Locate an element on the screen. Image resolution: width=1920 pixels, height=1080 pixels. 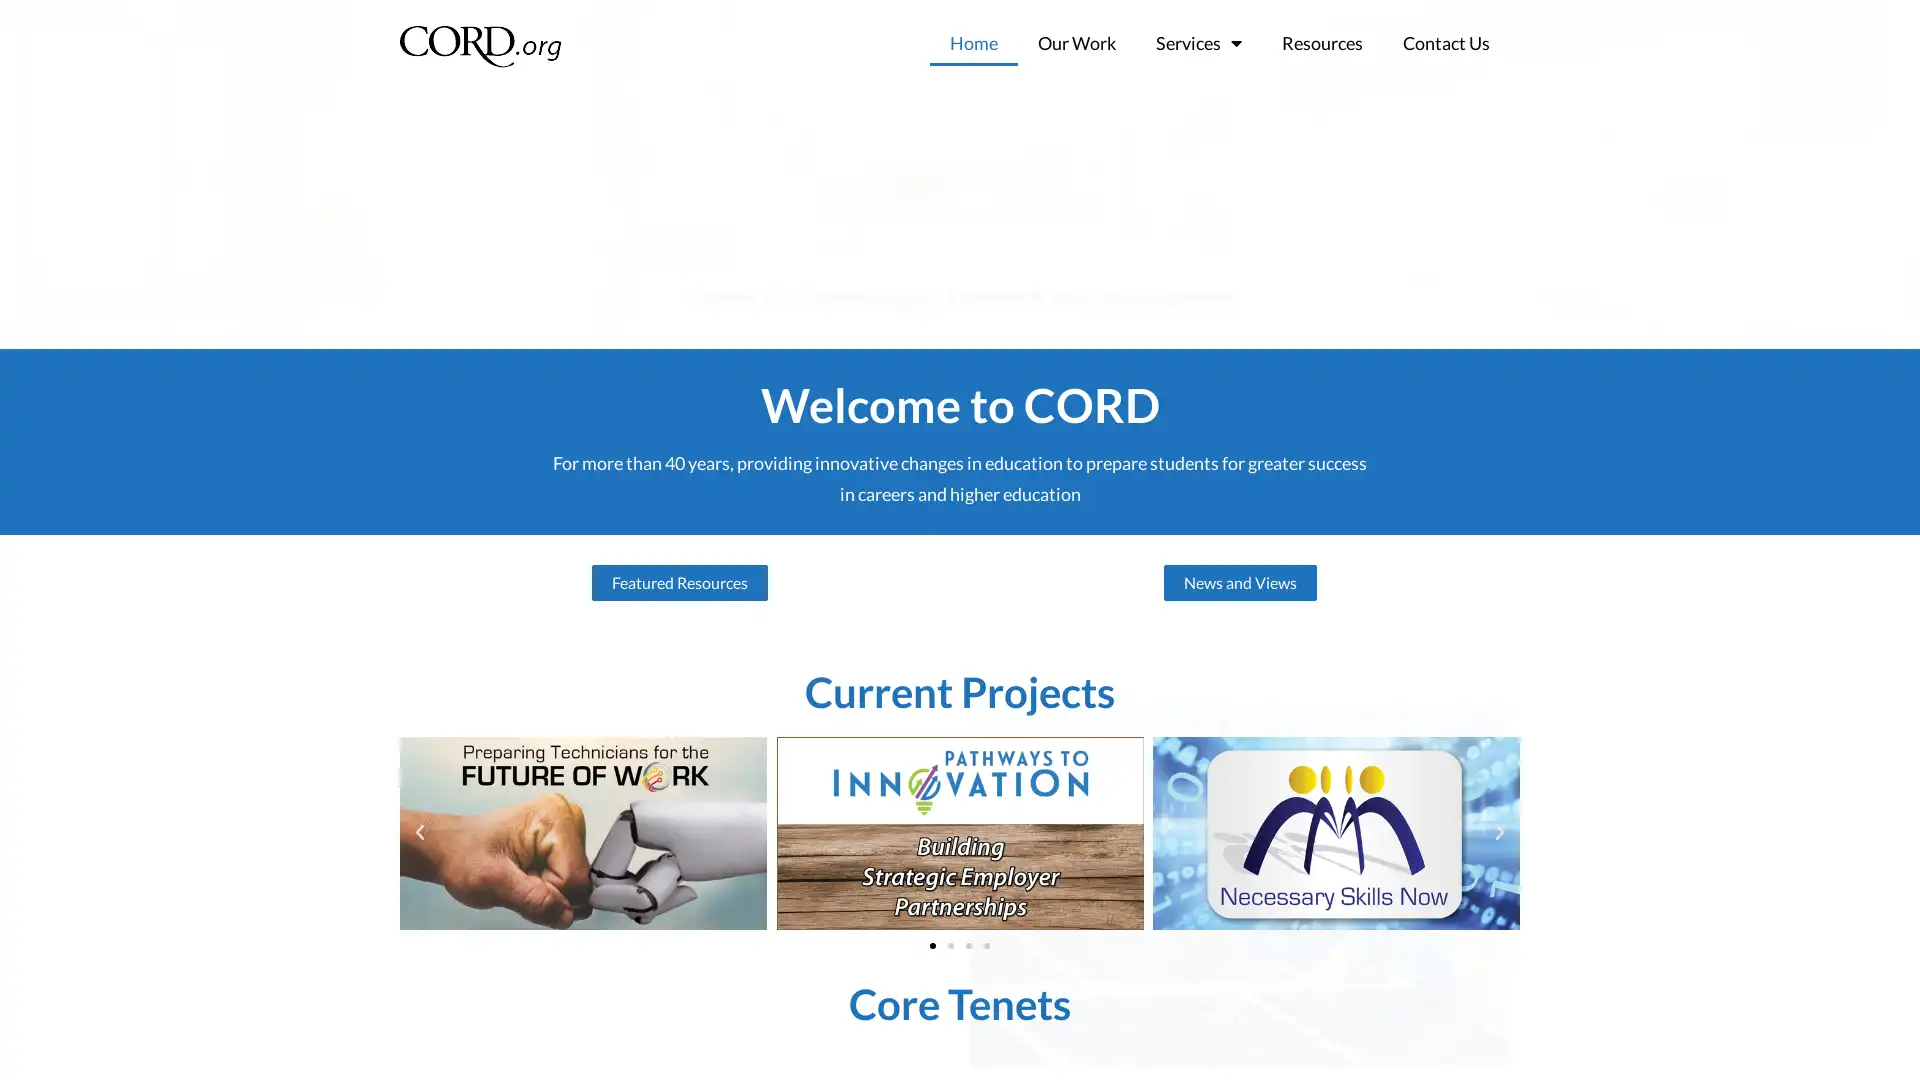
Next slide is located at coordinates (1499, 832).